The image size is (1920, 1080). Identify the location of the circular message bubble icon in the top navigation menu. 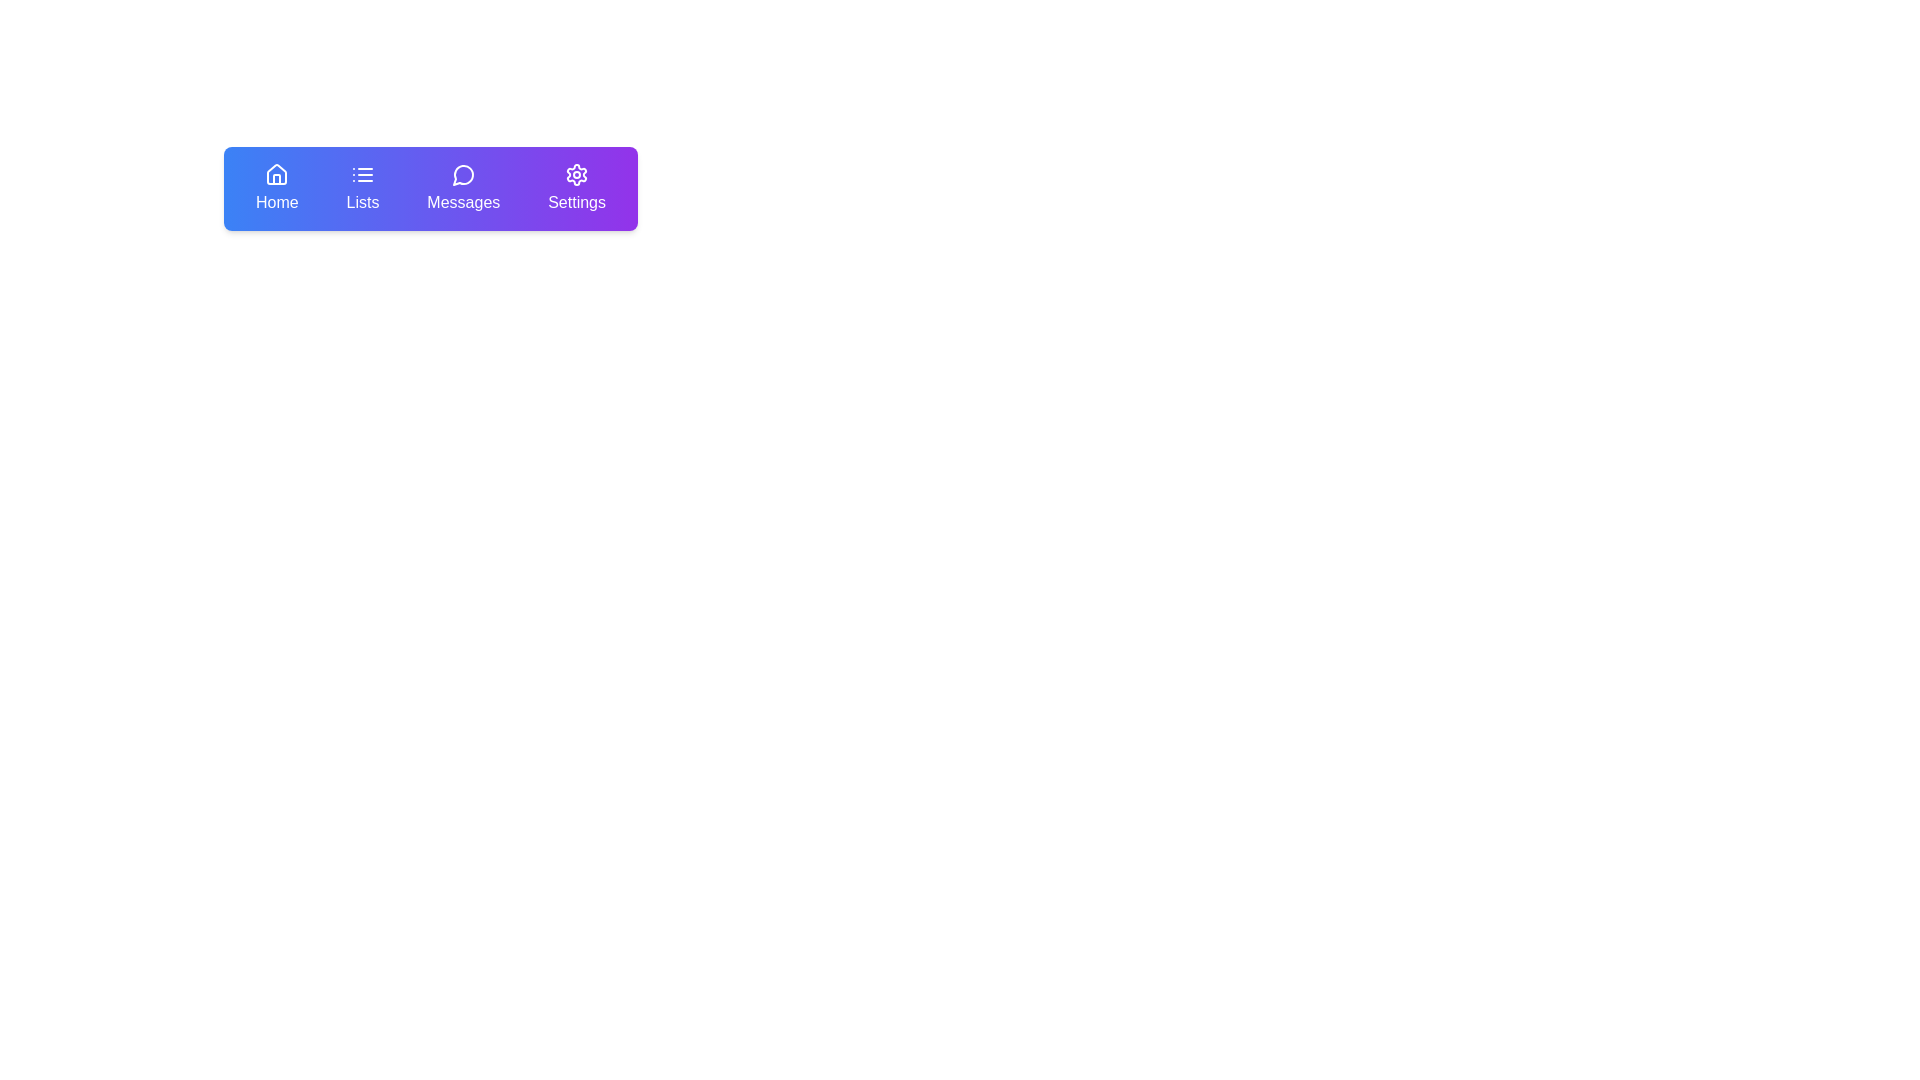
(462, 173).